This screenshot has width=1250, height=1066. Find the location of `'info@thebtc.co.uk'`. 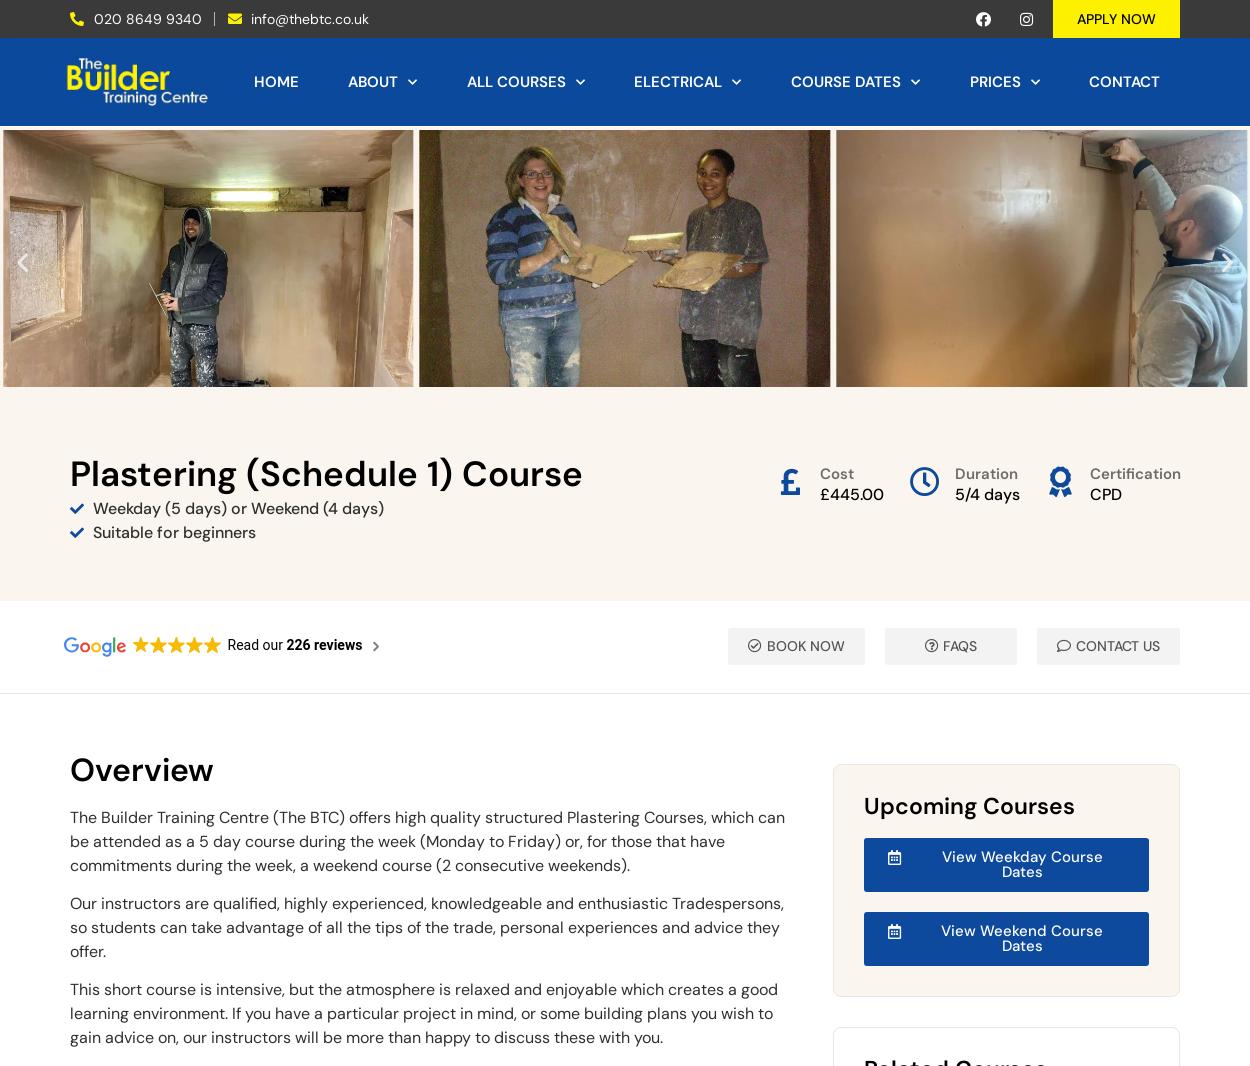

'info@thebtc.co.uk' is located at coordinates (310, 17).